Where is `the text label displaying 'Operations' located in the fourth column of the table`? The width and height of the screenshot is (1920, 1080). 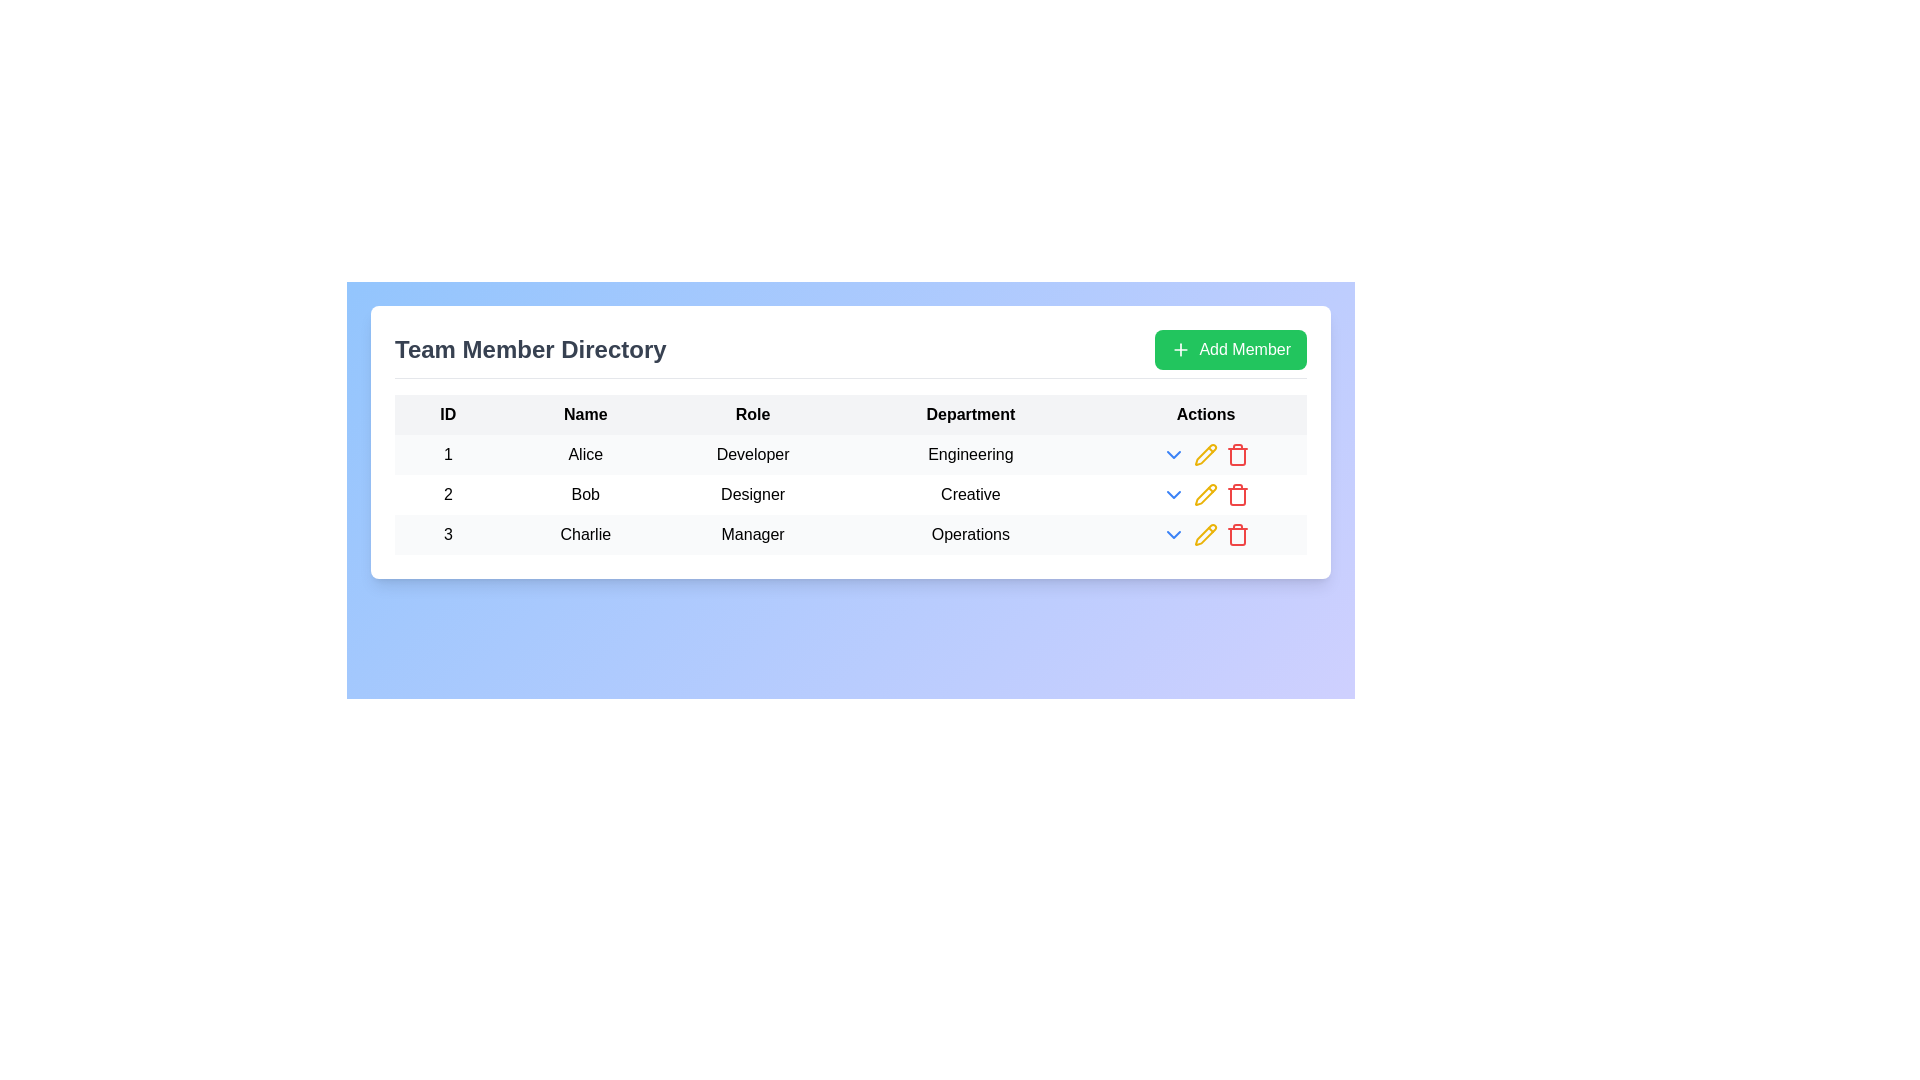
the text label displaying 'Operations' located in the fourth column of the table is located at coordinates (970, 534).